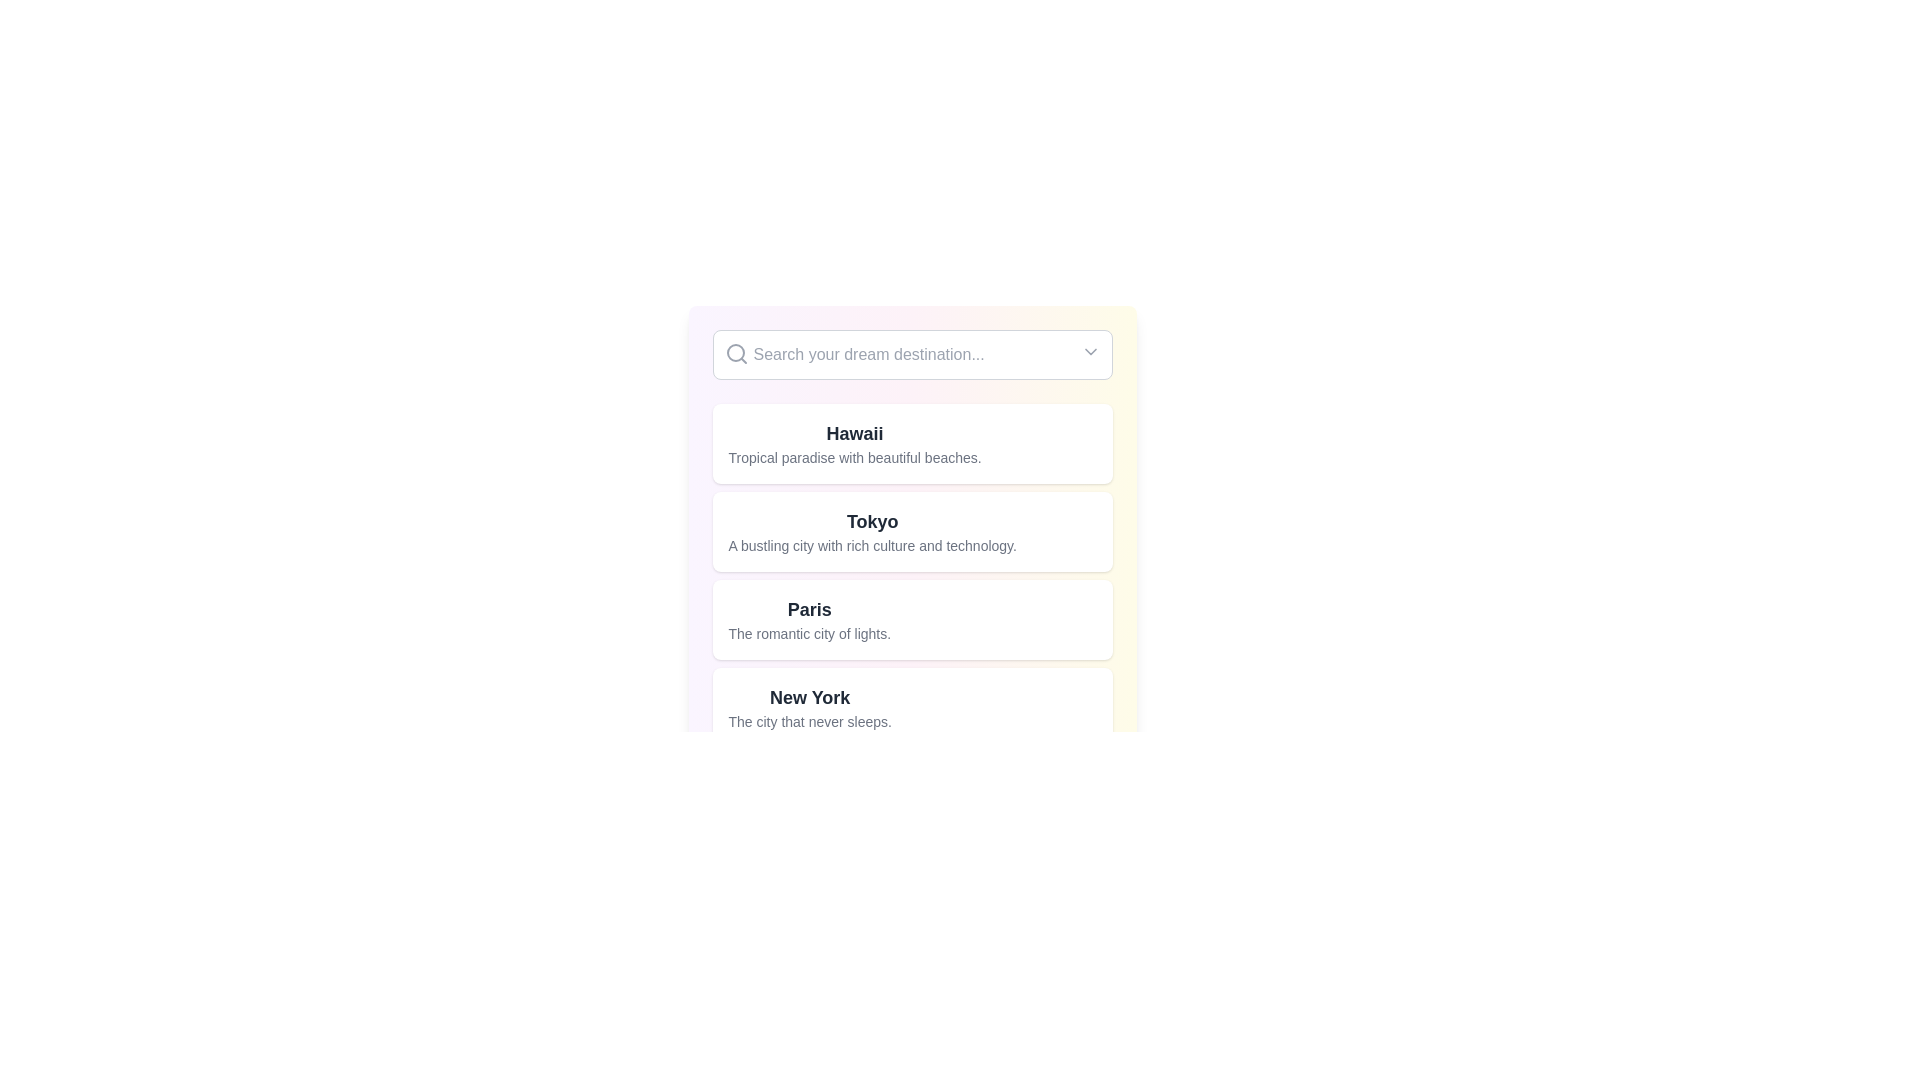  What do you see at coordinates (855, 433) in the screenshot?
I see `the text label displaying 'Hawaii', which is the title of an item in a list interface` at bounding box center [855, 433].